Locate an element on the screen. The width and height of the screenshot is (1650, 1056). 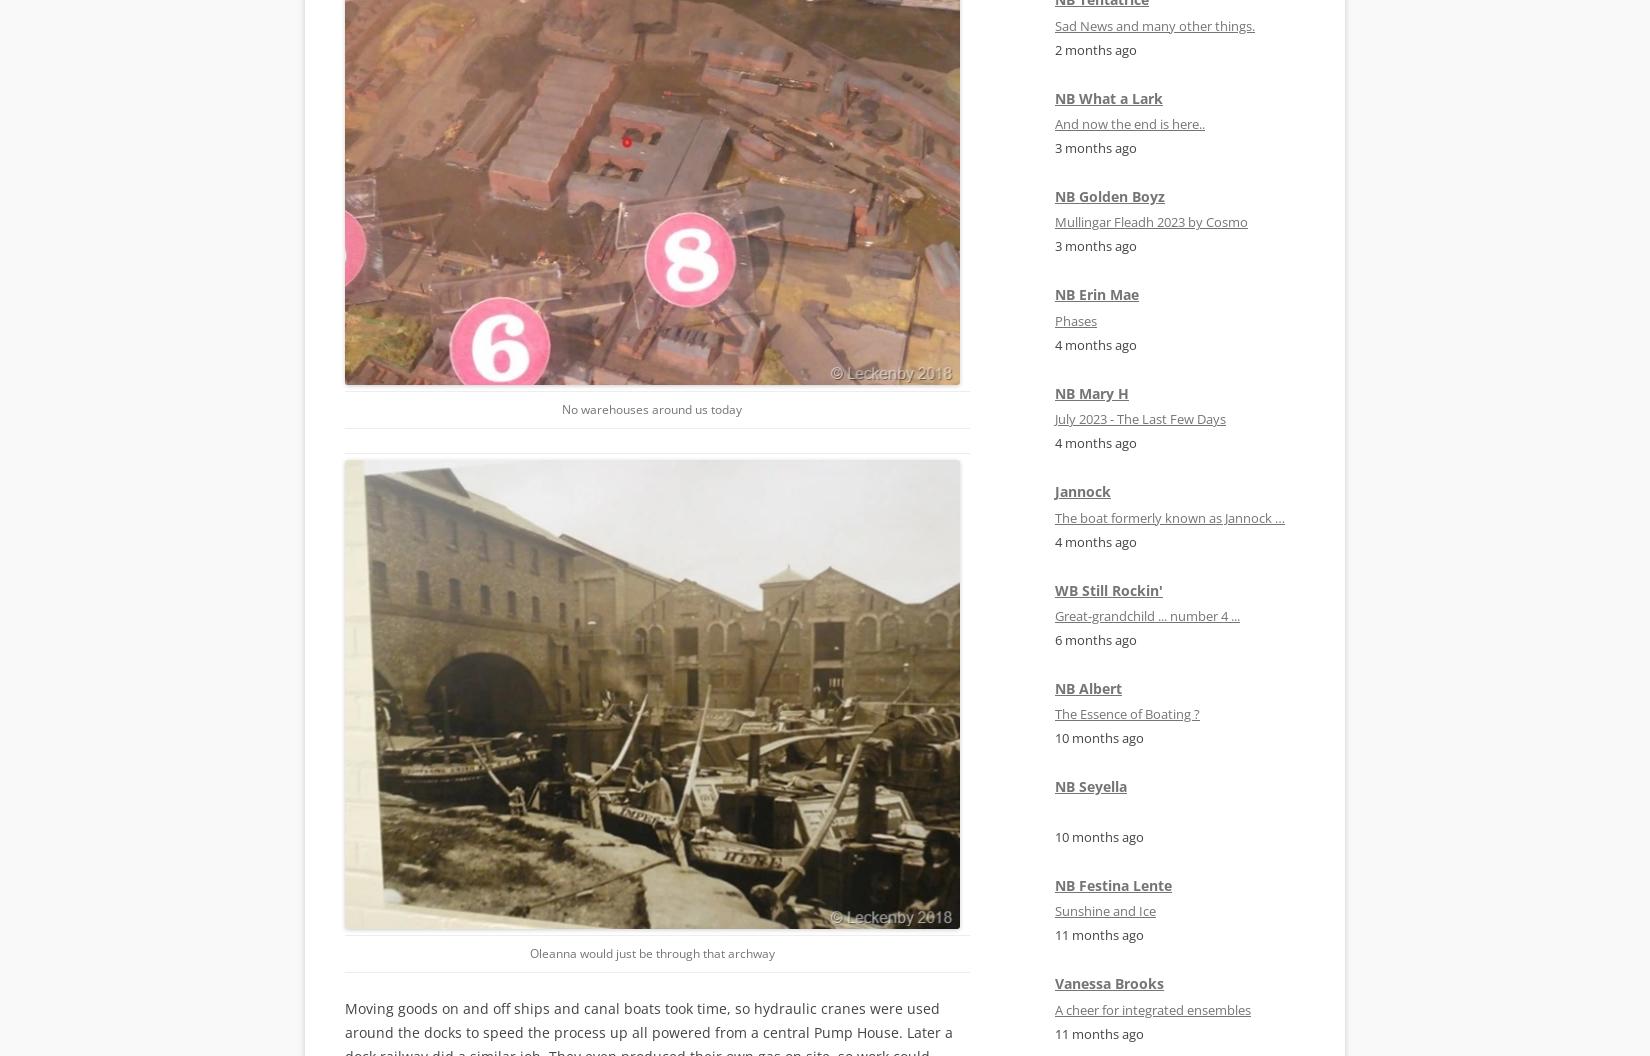
'No warehouses around us today' is located at coordinates (560, 408).